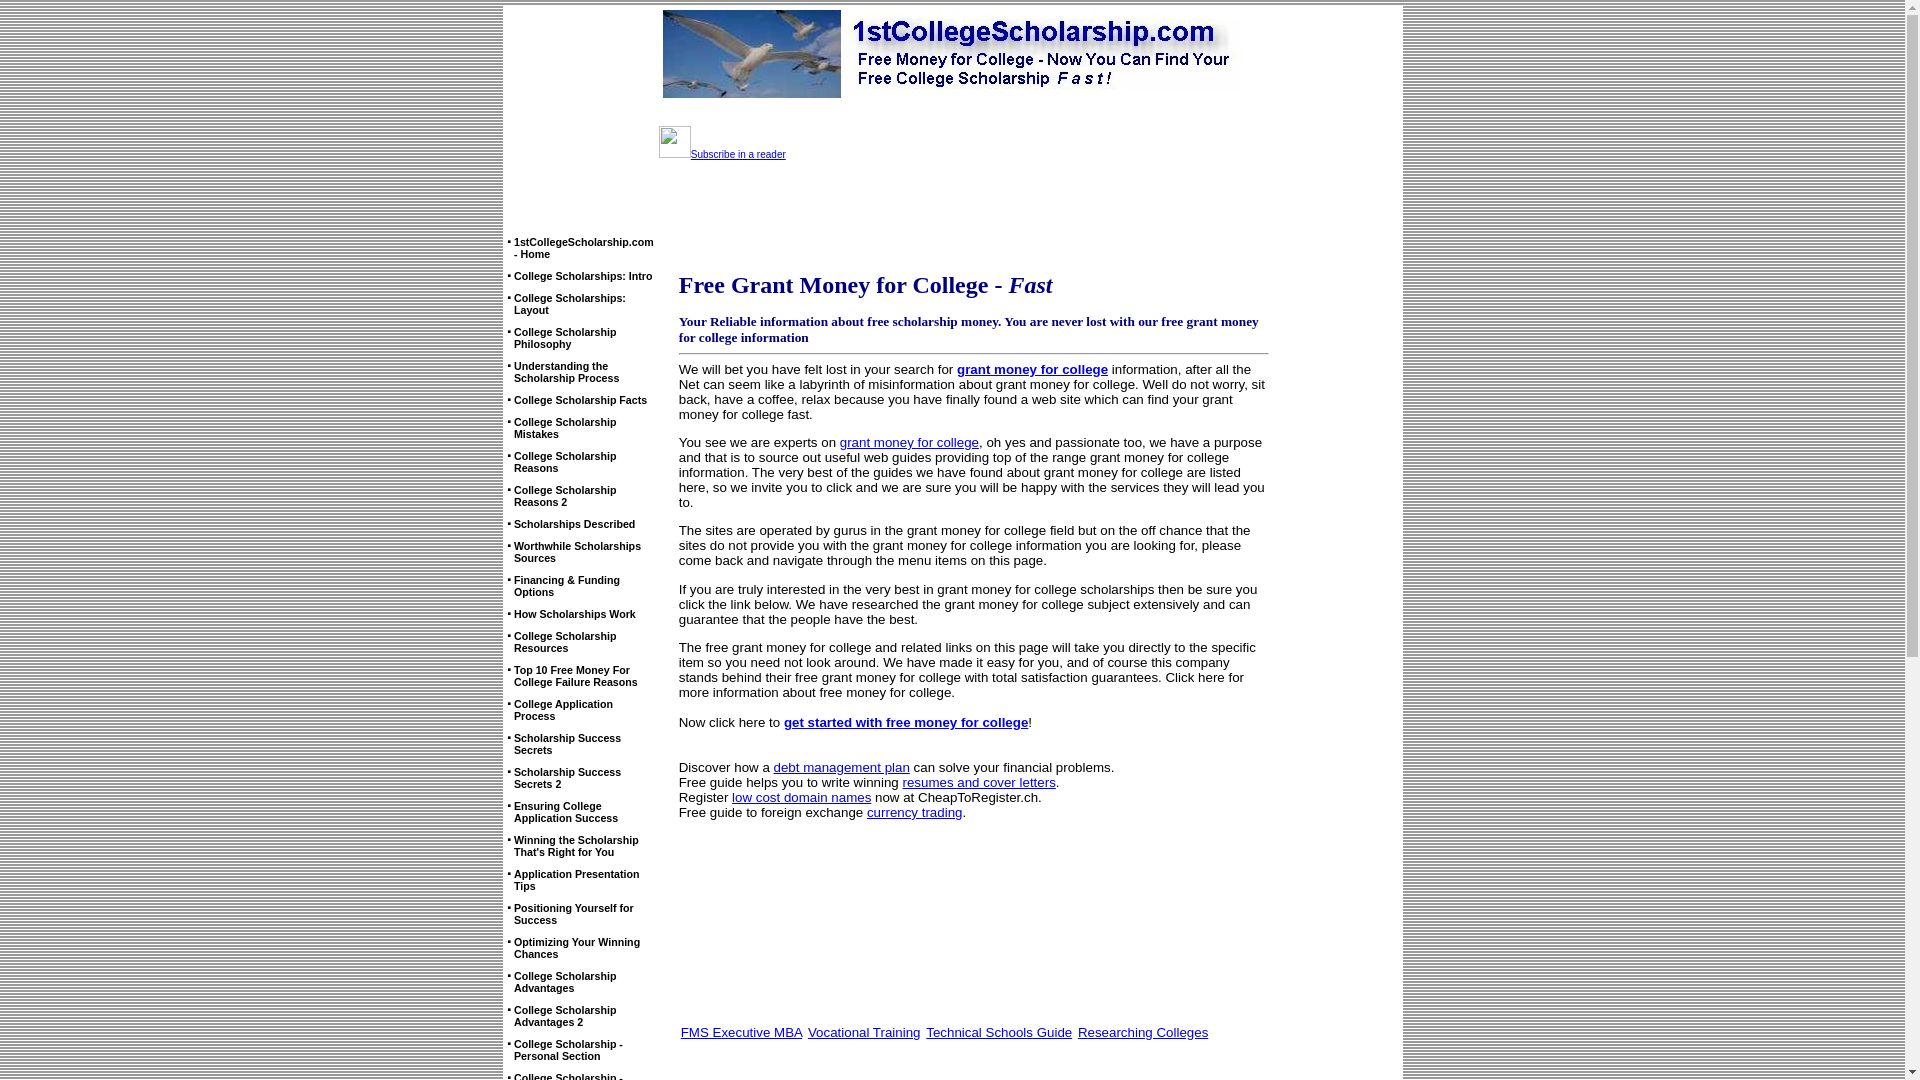  Describe the element at coordinates (579, 400) in the screenshot. I see `'College Scholarship Facts'` at that location.